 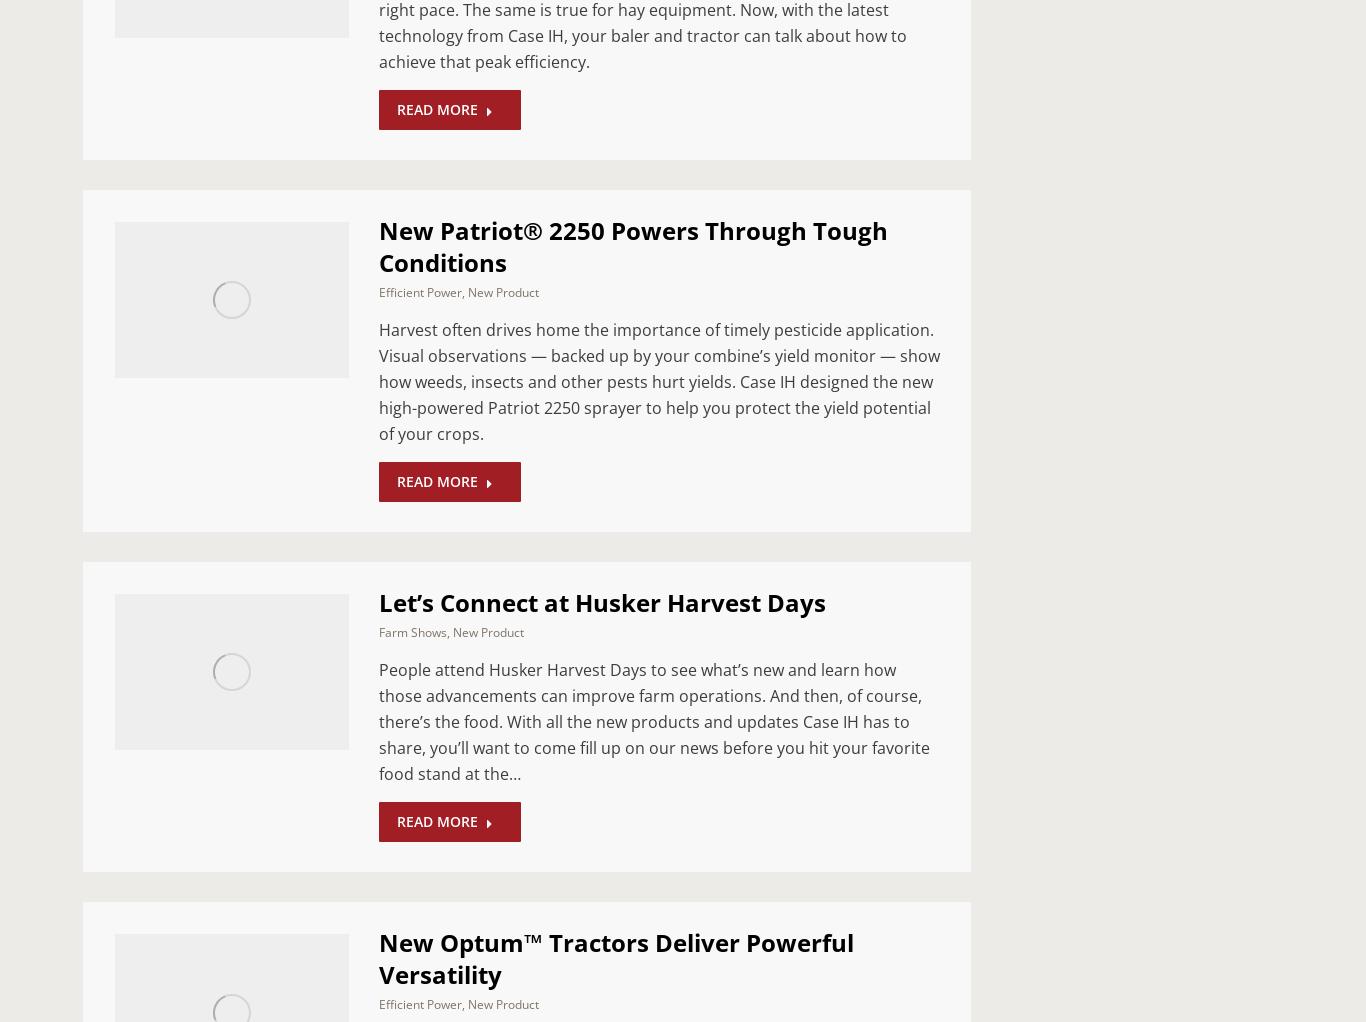 What do you see at coordinates (615, 957) in the screenshot?
I see `'New Optum™ Tractors Deliver Powerful Versatility'` at bounding box center [615, 957].